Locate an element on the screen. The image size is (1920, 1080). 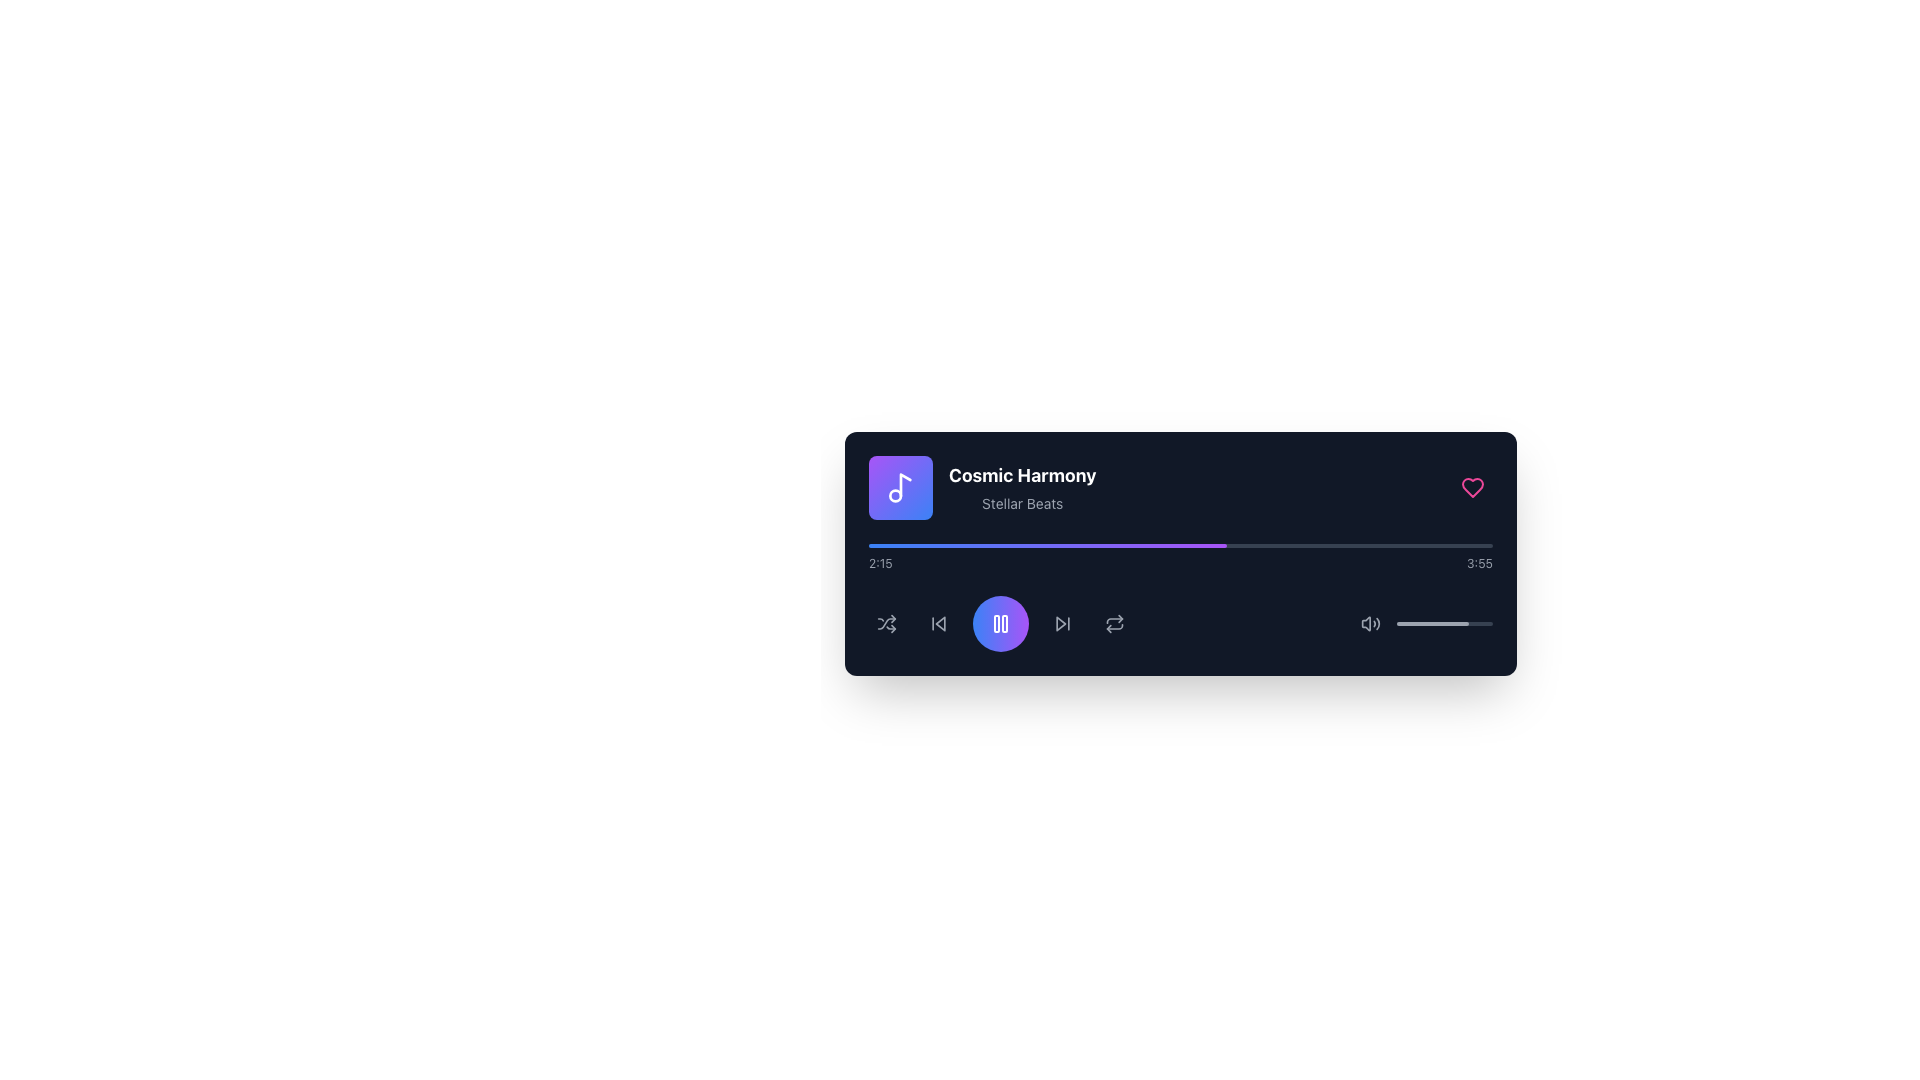
the shuffle button on the control panel is located at coordinates (886, 623).